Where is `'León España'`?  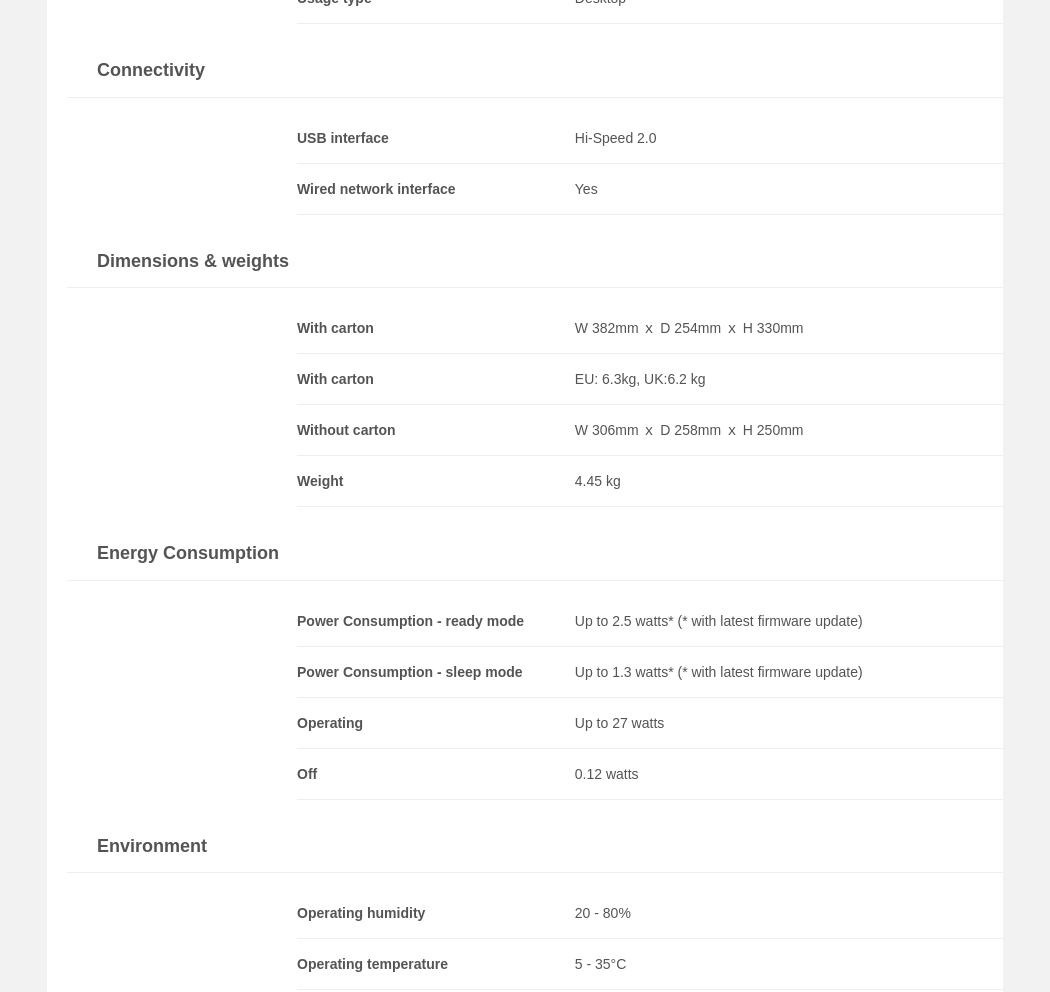 'León España' is located at coordinates (136, 111).